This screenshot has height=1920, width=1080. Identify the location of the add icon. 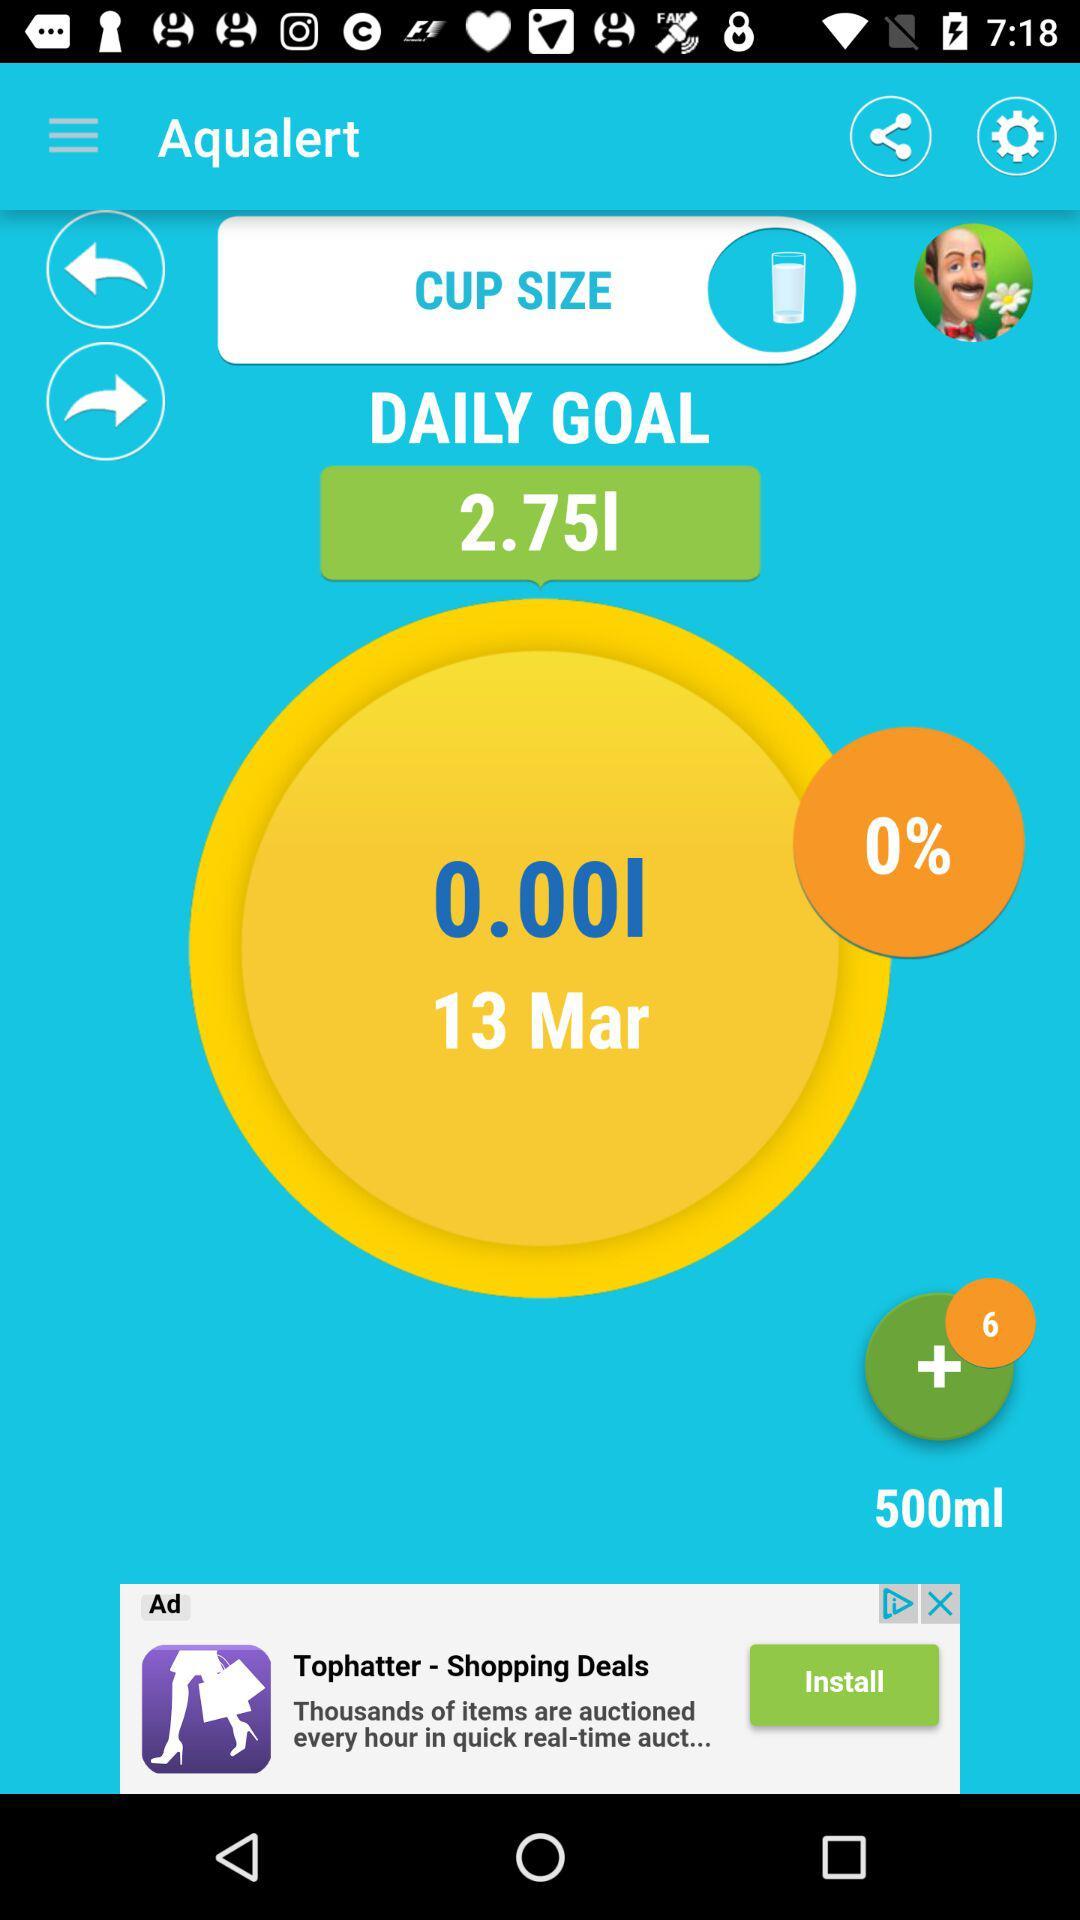
(939, 1373).